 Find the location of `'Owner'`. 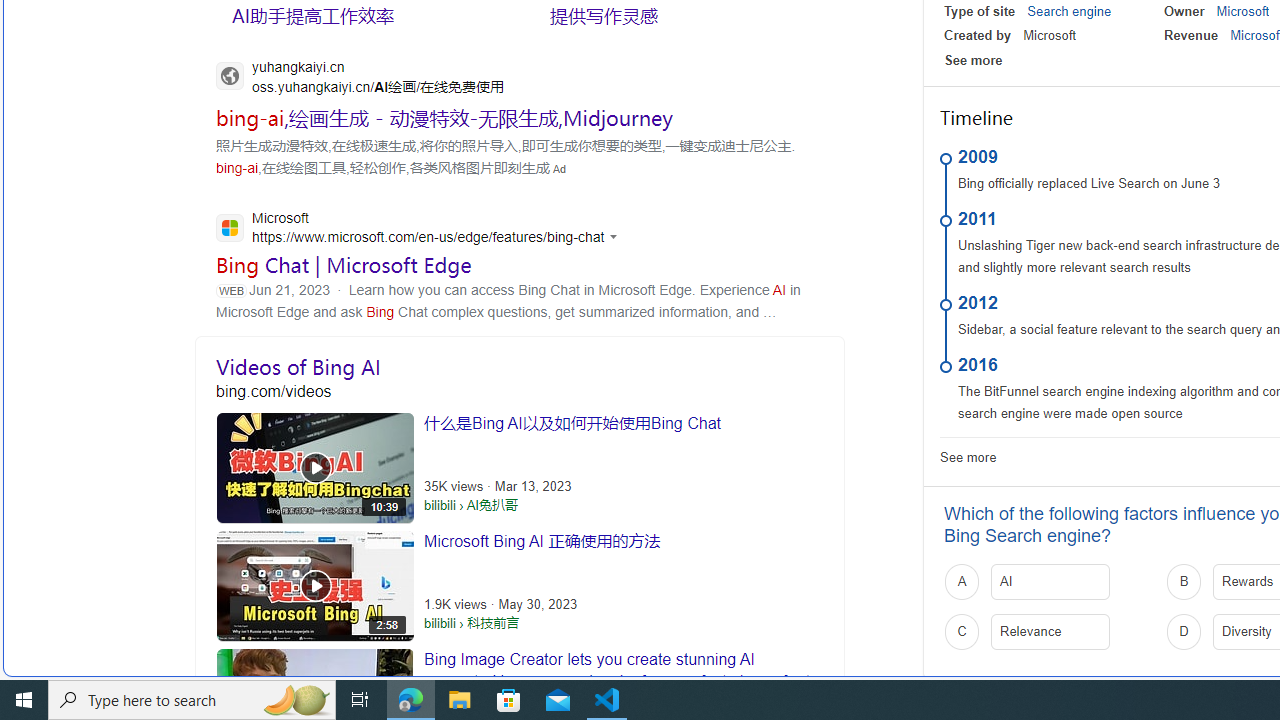

'Owner' is located at coordinates (1184, 11).